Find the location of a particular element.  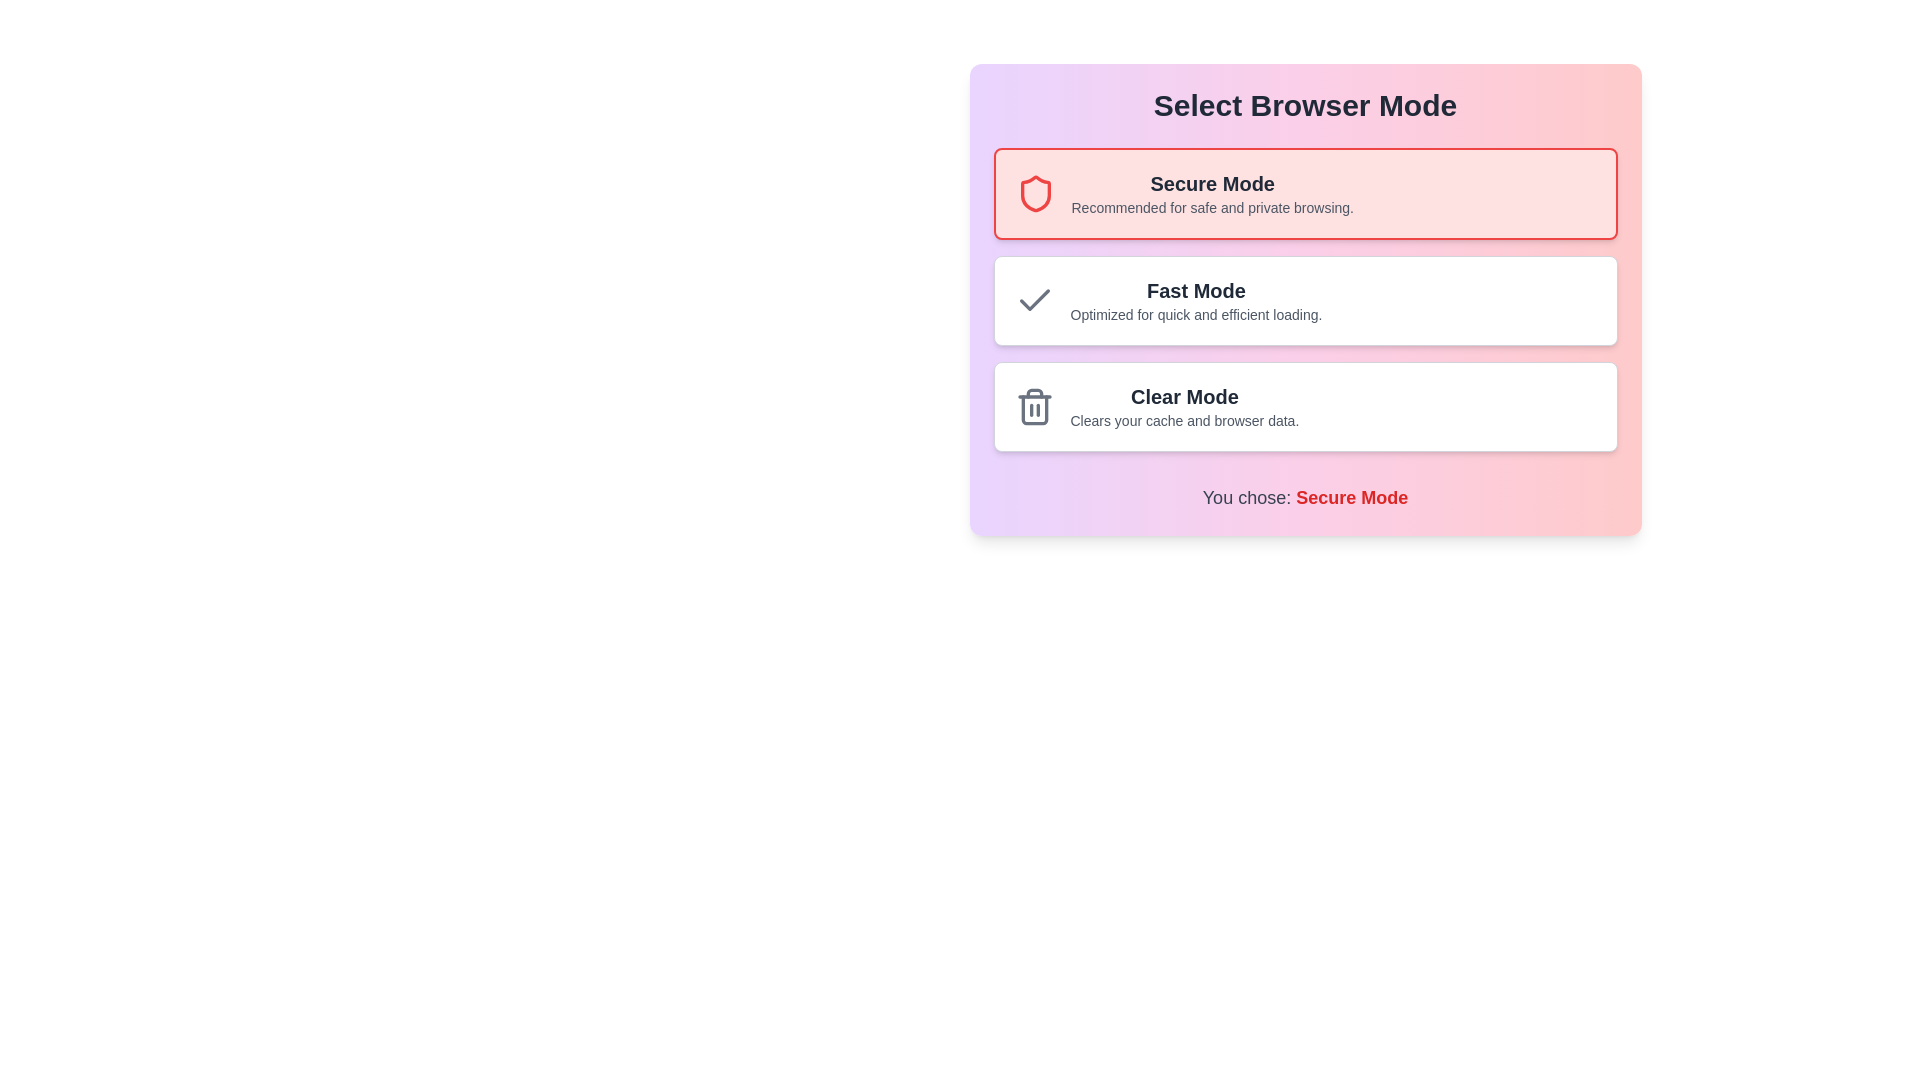

the textual content element displaying 'Secure Mode' and its description 'Recommended for safe and private browsing.' is located at coordinates (1211, 193).